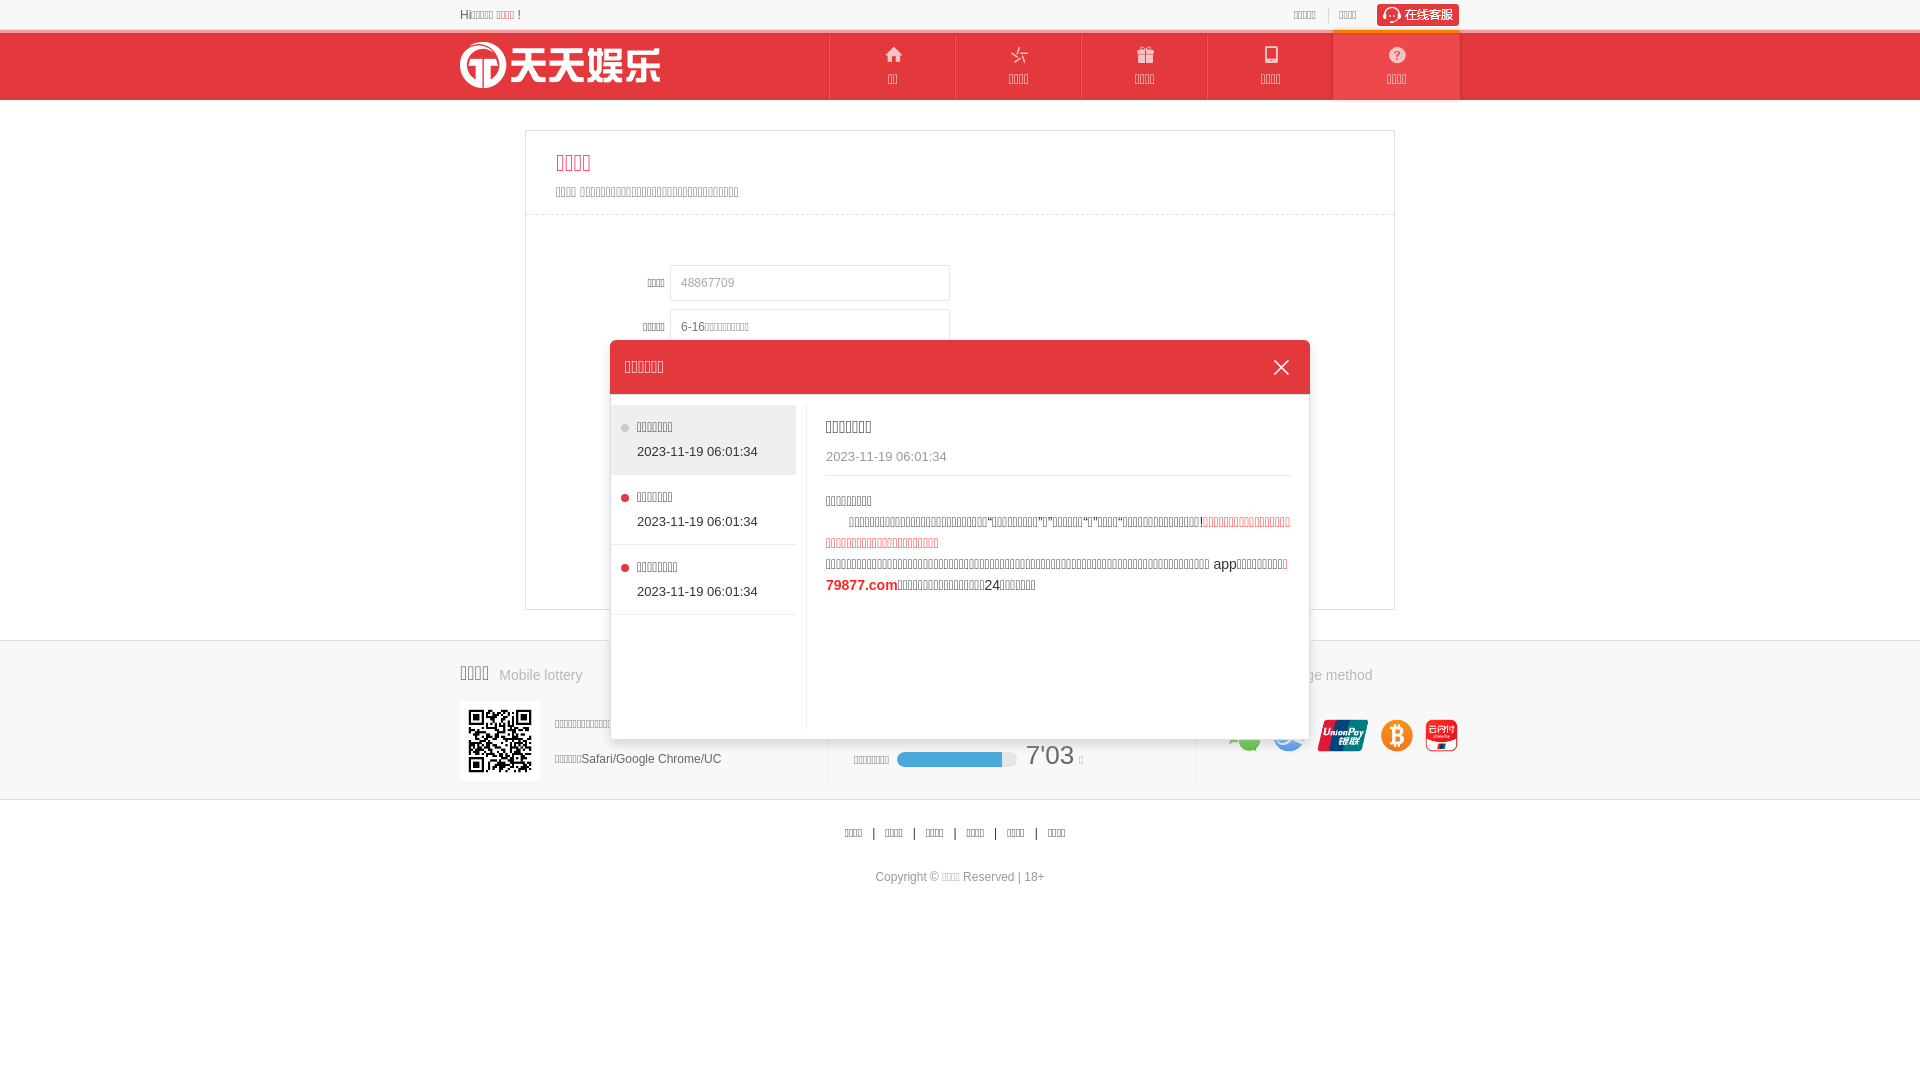  Describe the element at coordinates (911, 833) in the screenshot. I see `'|'` at that location.